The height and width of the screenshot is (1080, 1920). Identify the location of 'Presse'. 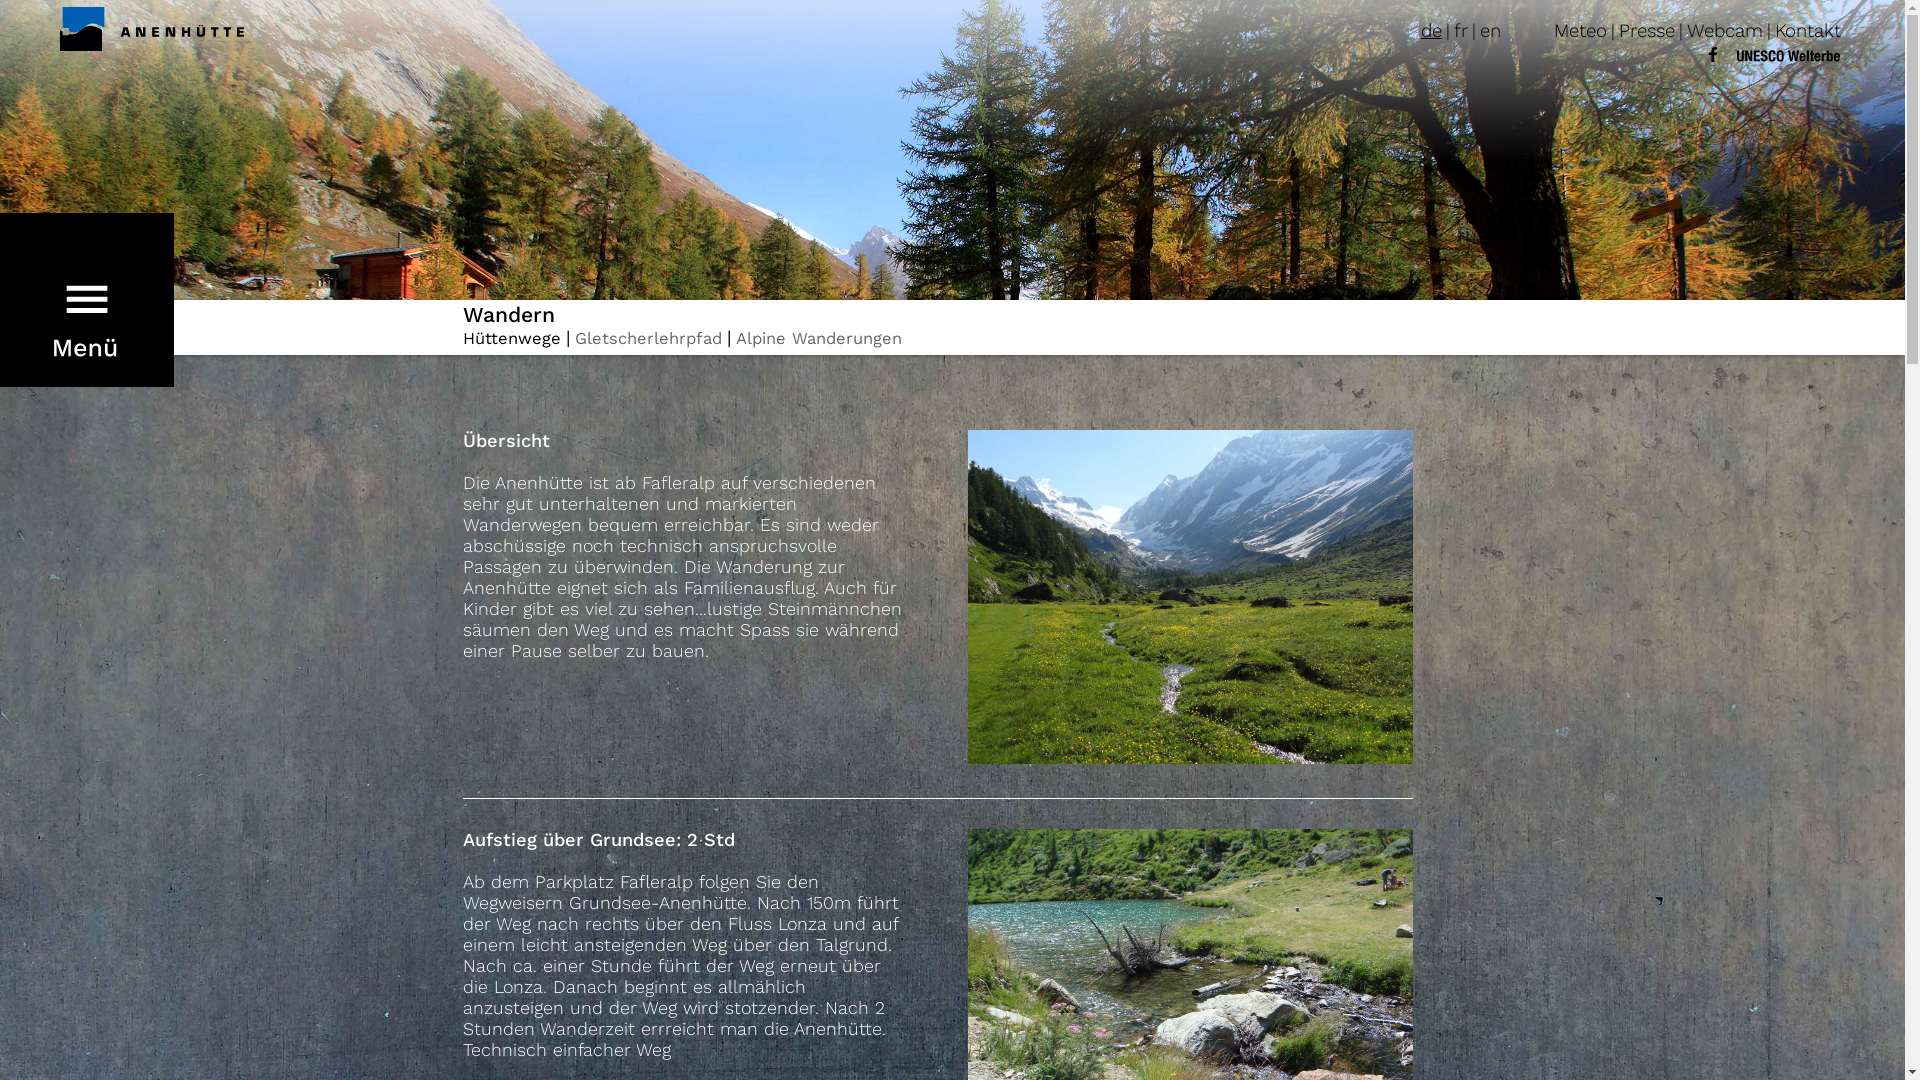
(1646, 30).